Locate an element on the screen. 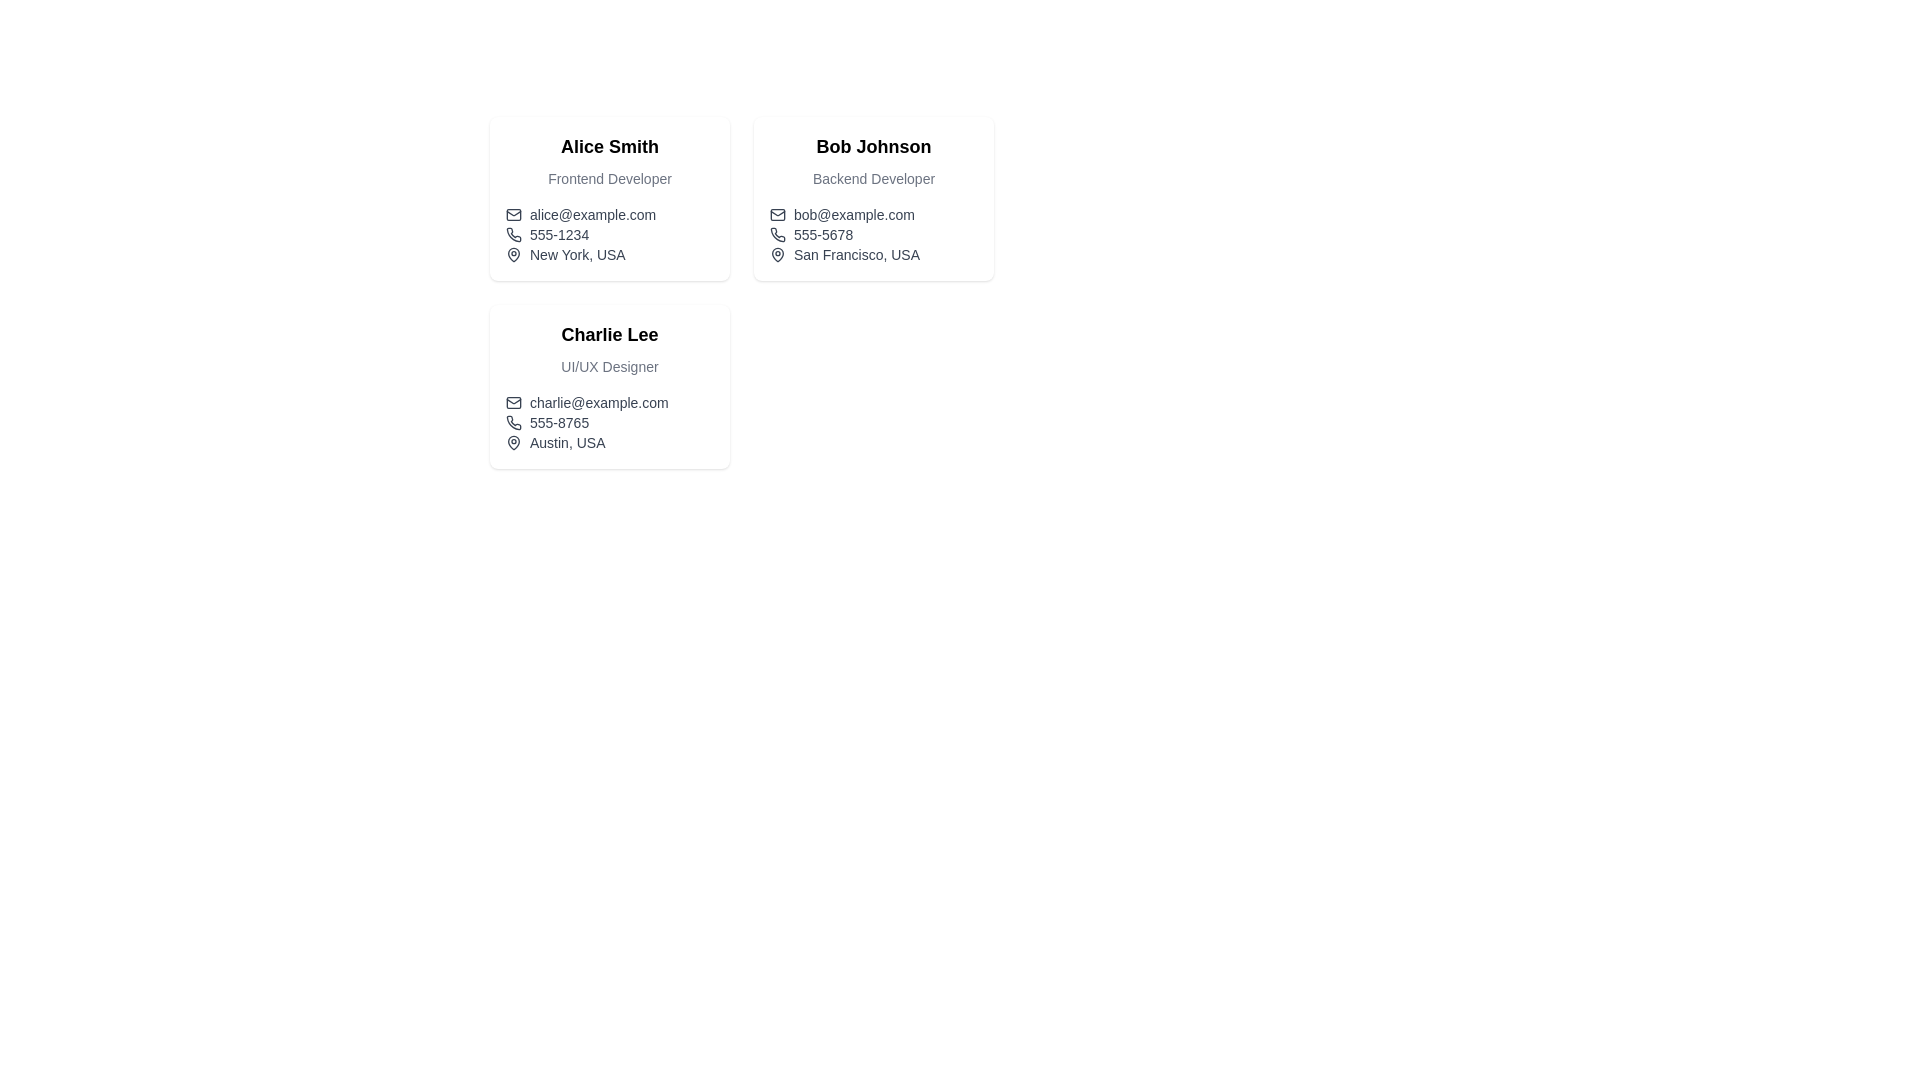  the primary rectangular element within the SVG envelope icon located to the left of the email address 'bob@example.com' in Bob Johnson's contact card is located at coordinates (776, 215).